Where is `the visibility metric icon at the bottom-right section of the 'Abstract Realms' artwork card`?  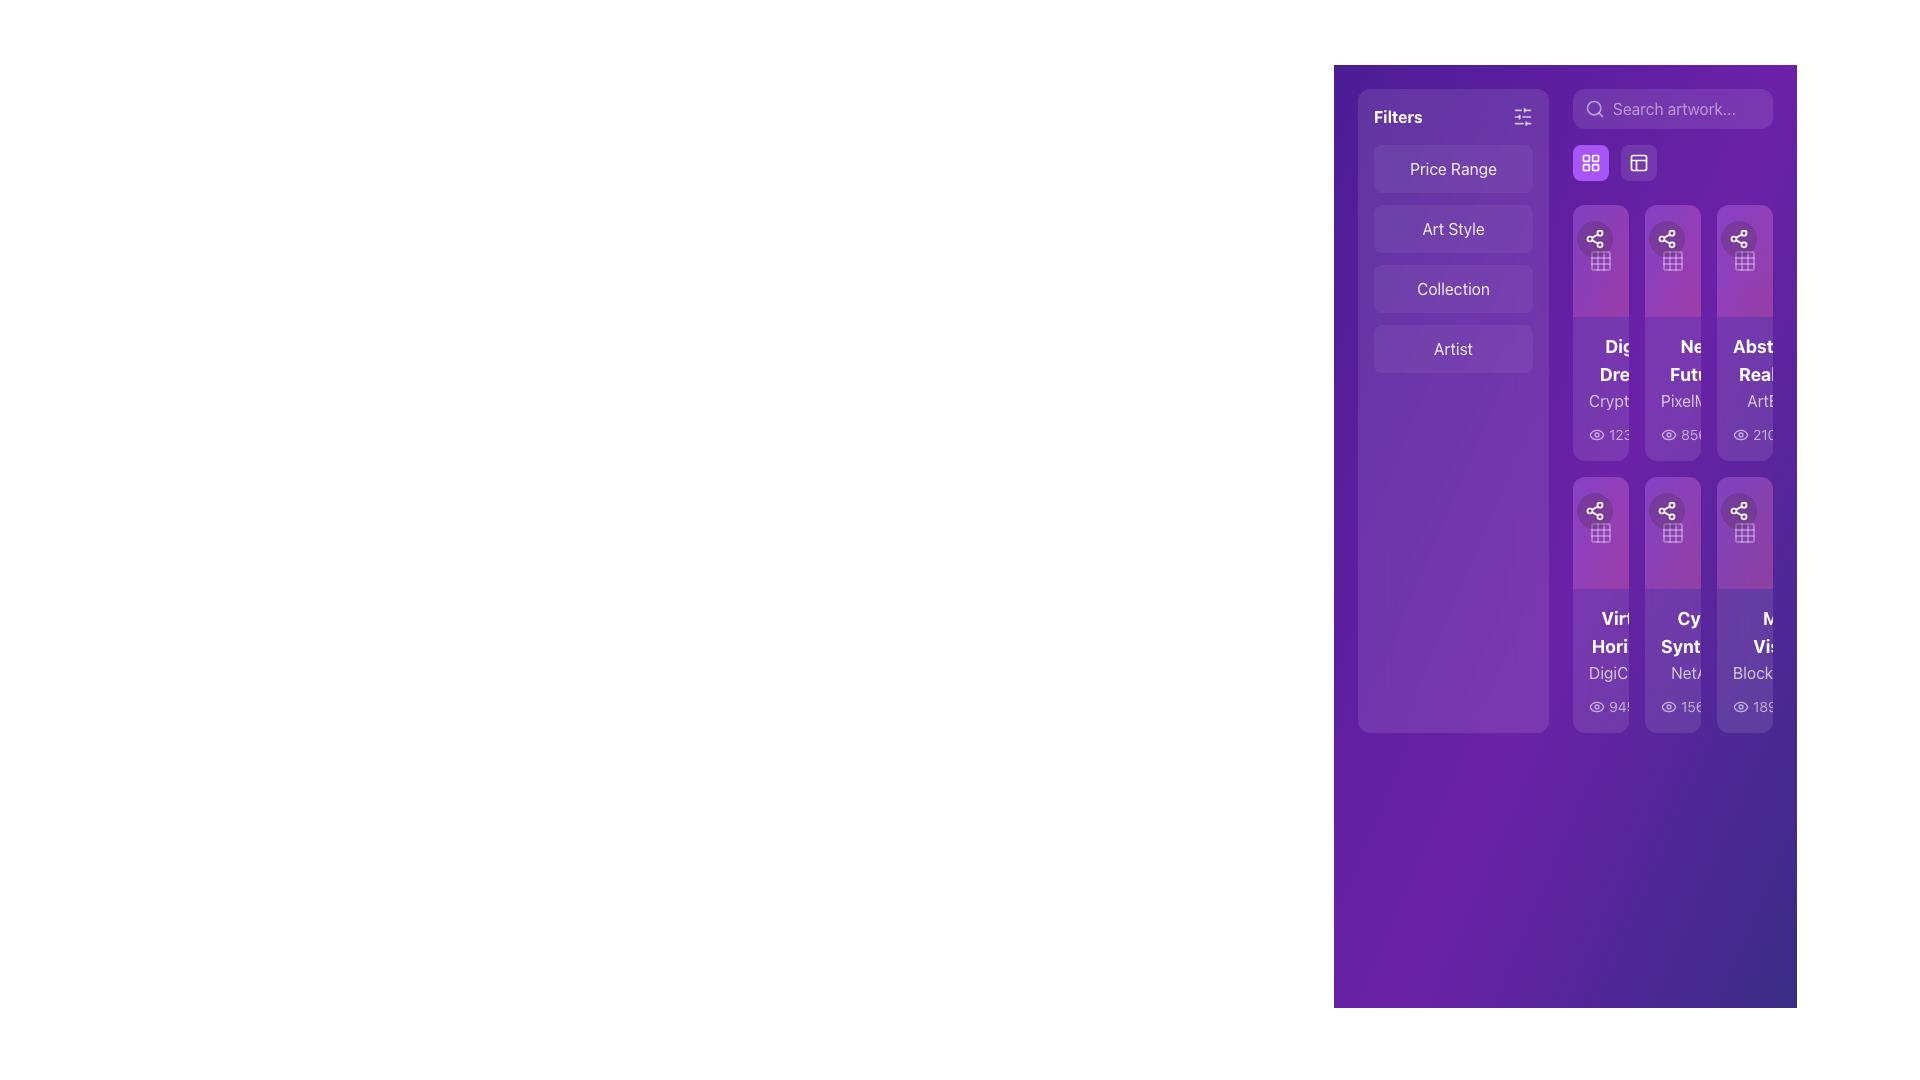
the visibility metric icon at the bottom-right section of the 'Abstract Realms' artwork card is located at coordinates (1744, 434).